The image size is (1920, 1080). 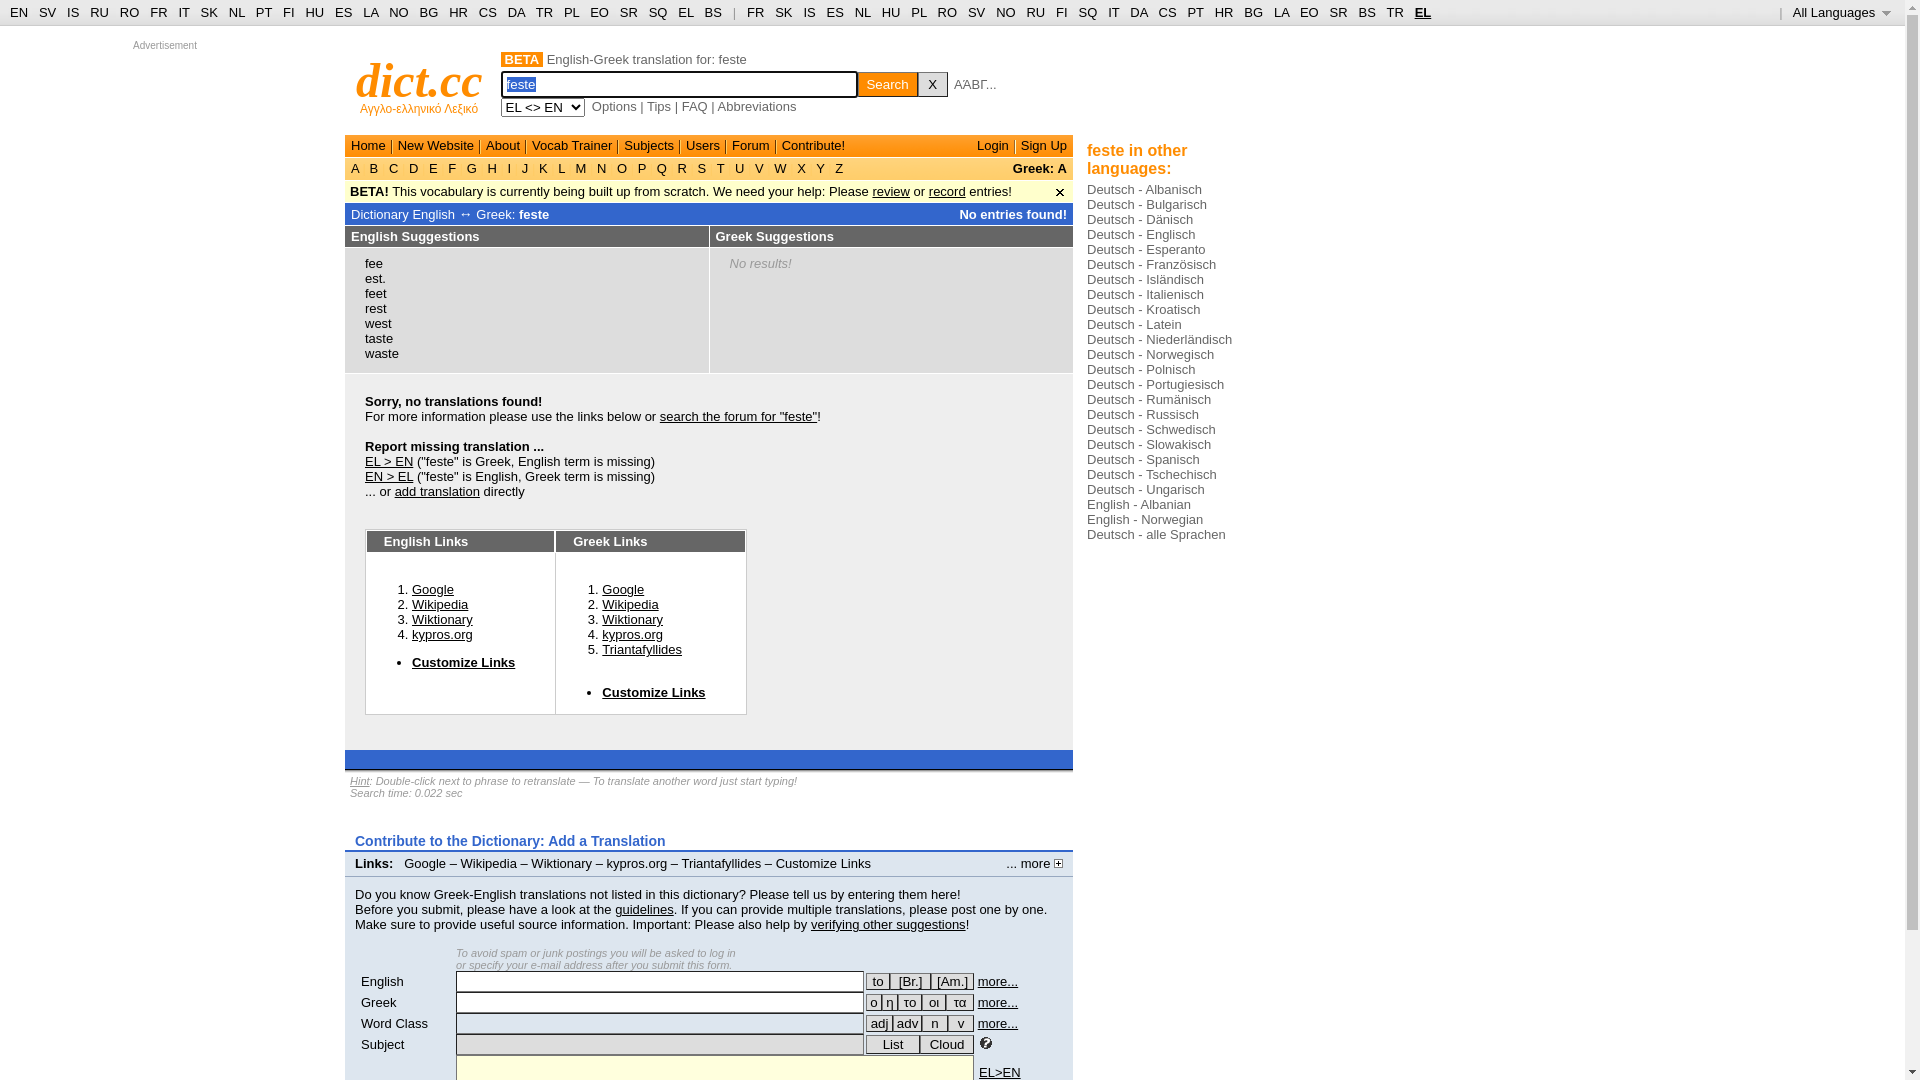 I want to click on 'C', so click(x=393, y=167).